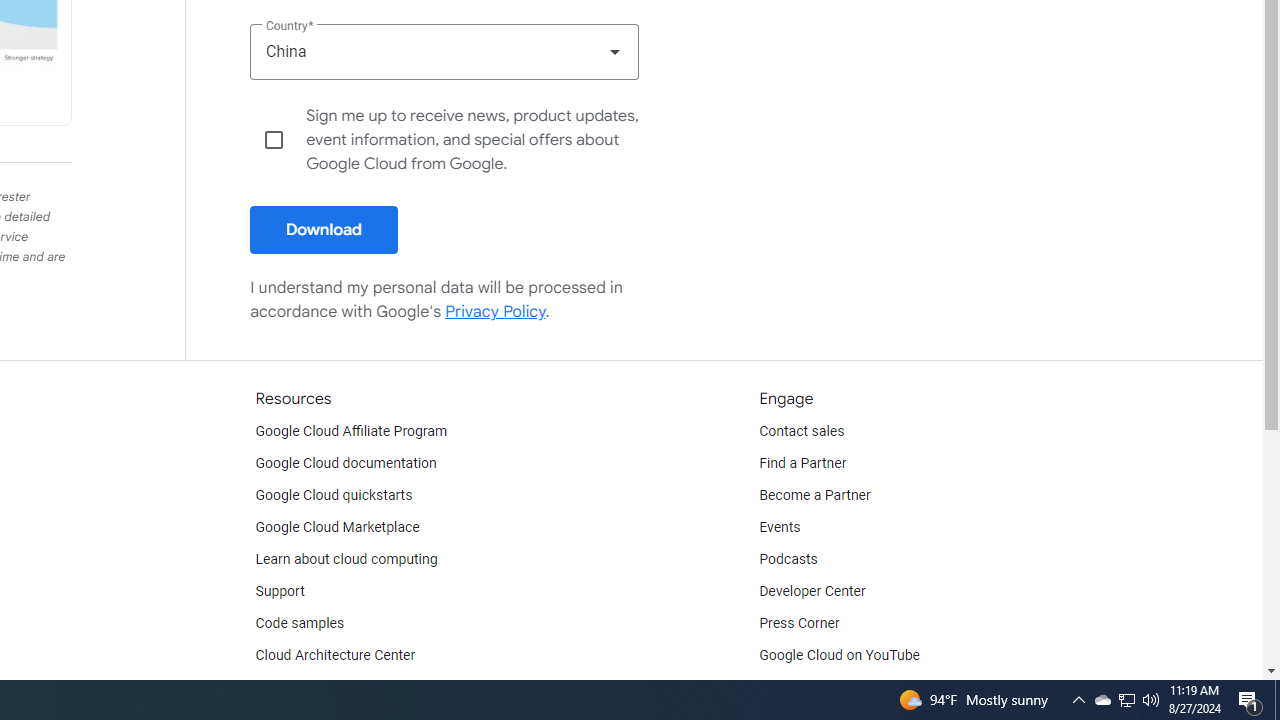 Image resolution: width=1280 pixels, height=720 pixels. Describe the element at coordinates (839, 655) in the screenshot. I see `'Google Cloud on YouTube'` at that location.